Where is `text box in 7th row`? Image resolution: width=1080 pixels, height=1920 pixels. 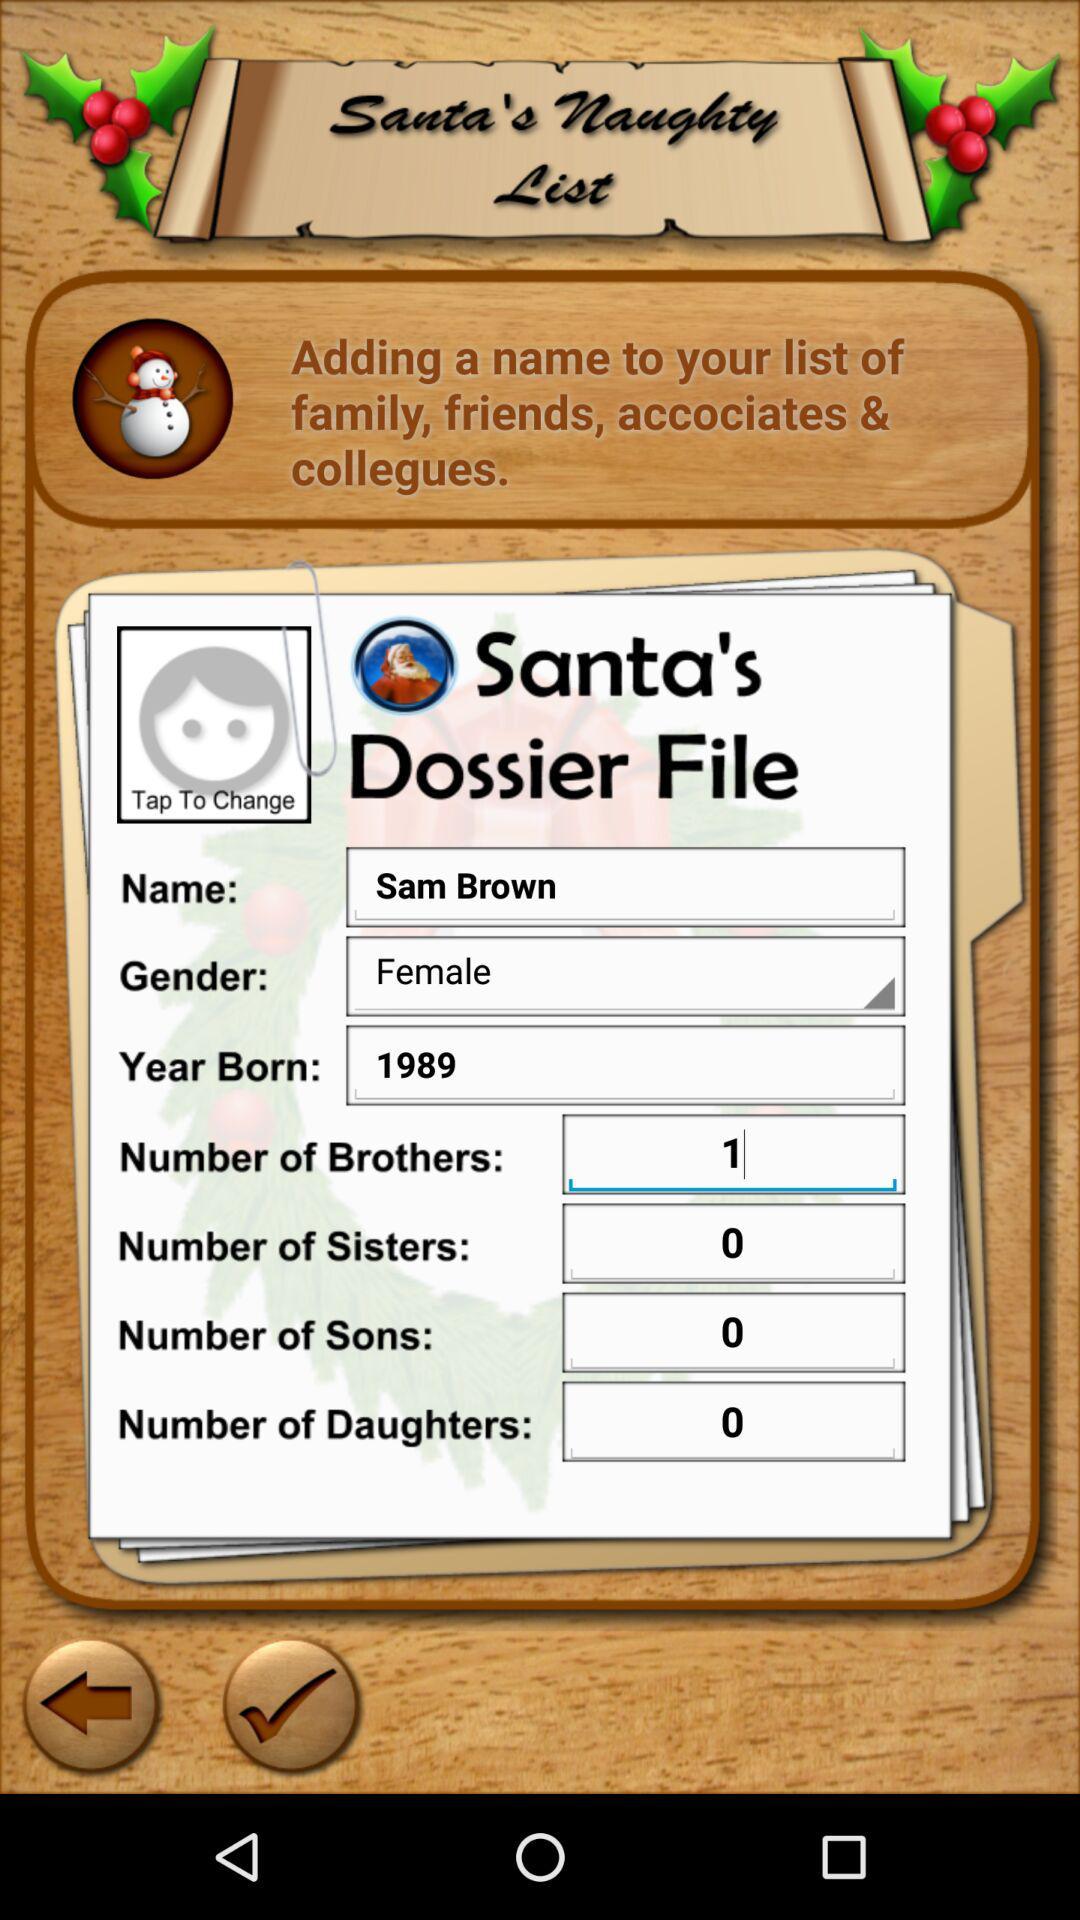
text box in 7th row is located at coordinates (732, 1423).